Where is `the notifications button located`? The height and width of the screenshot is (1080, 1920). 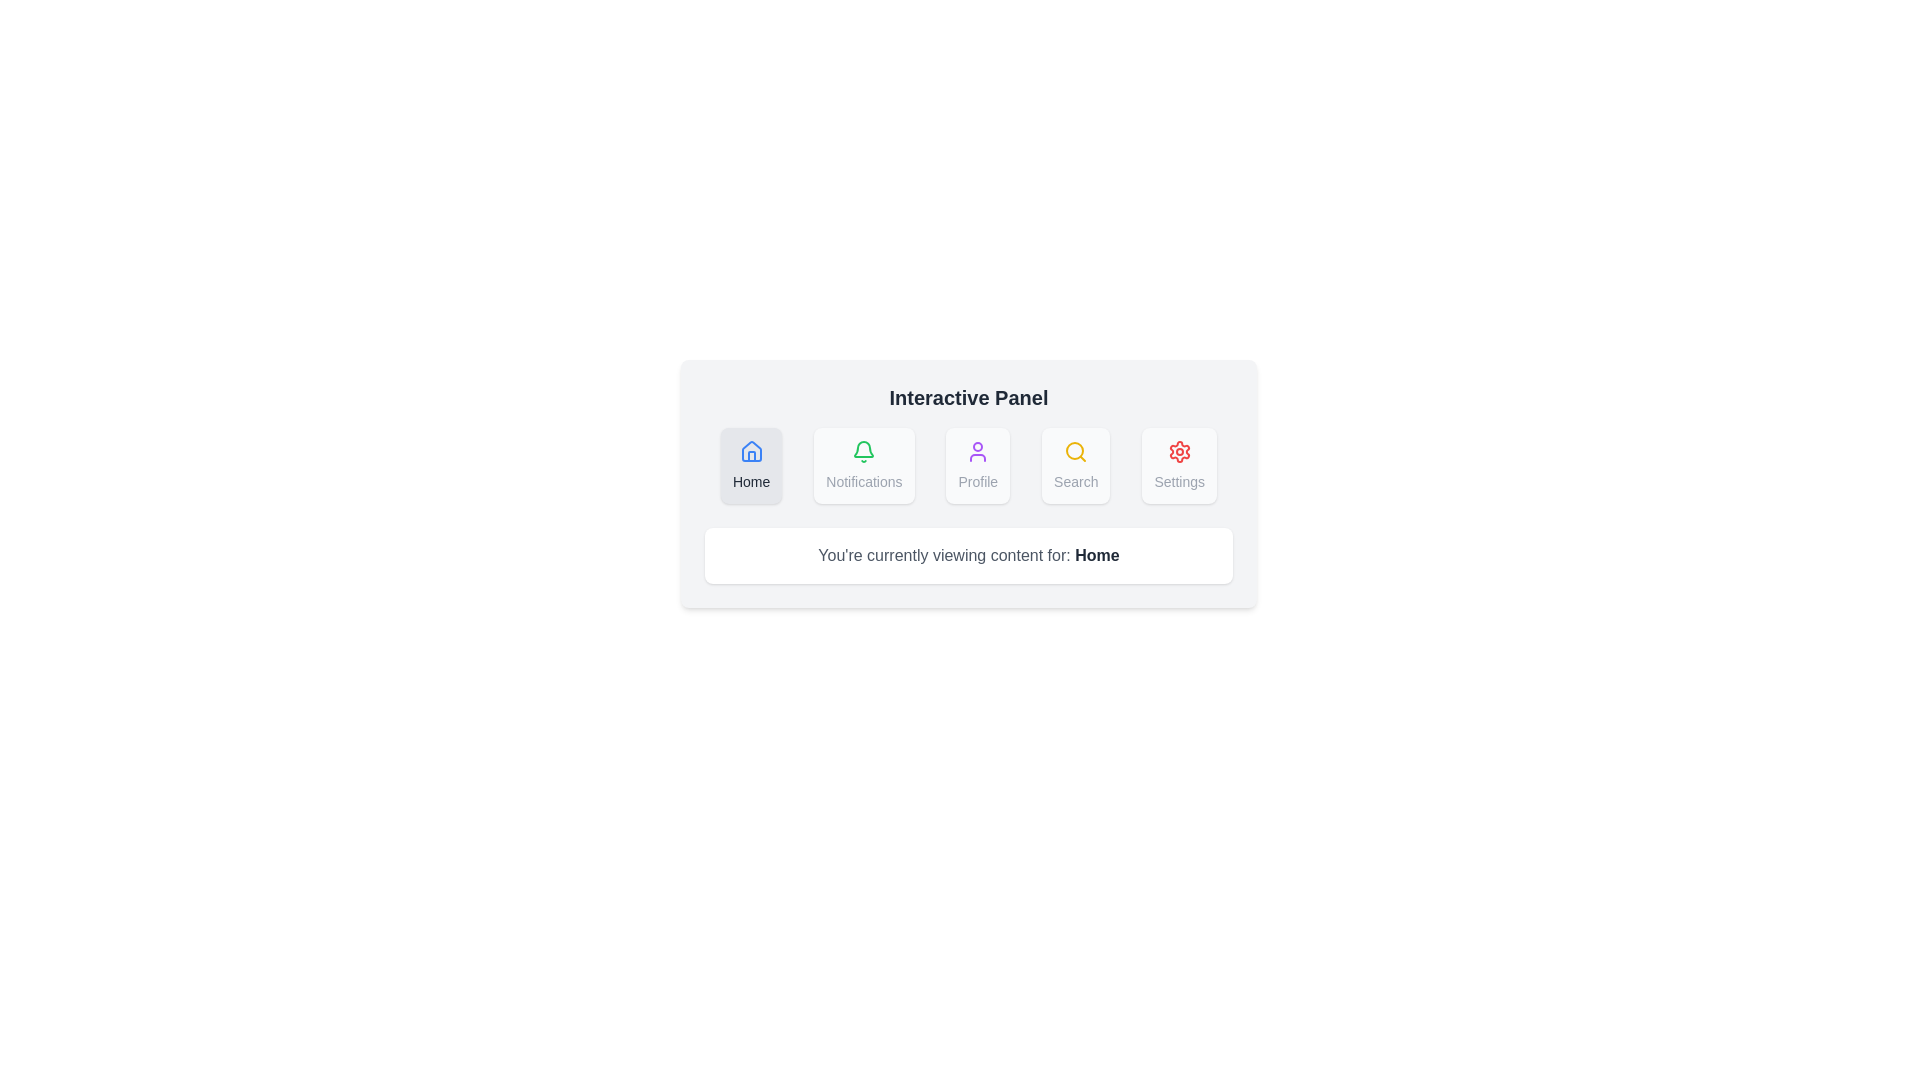
the notifications button located is located at coordinates (864, 466).